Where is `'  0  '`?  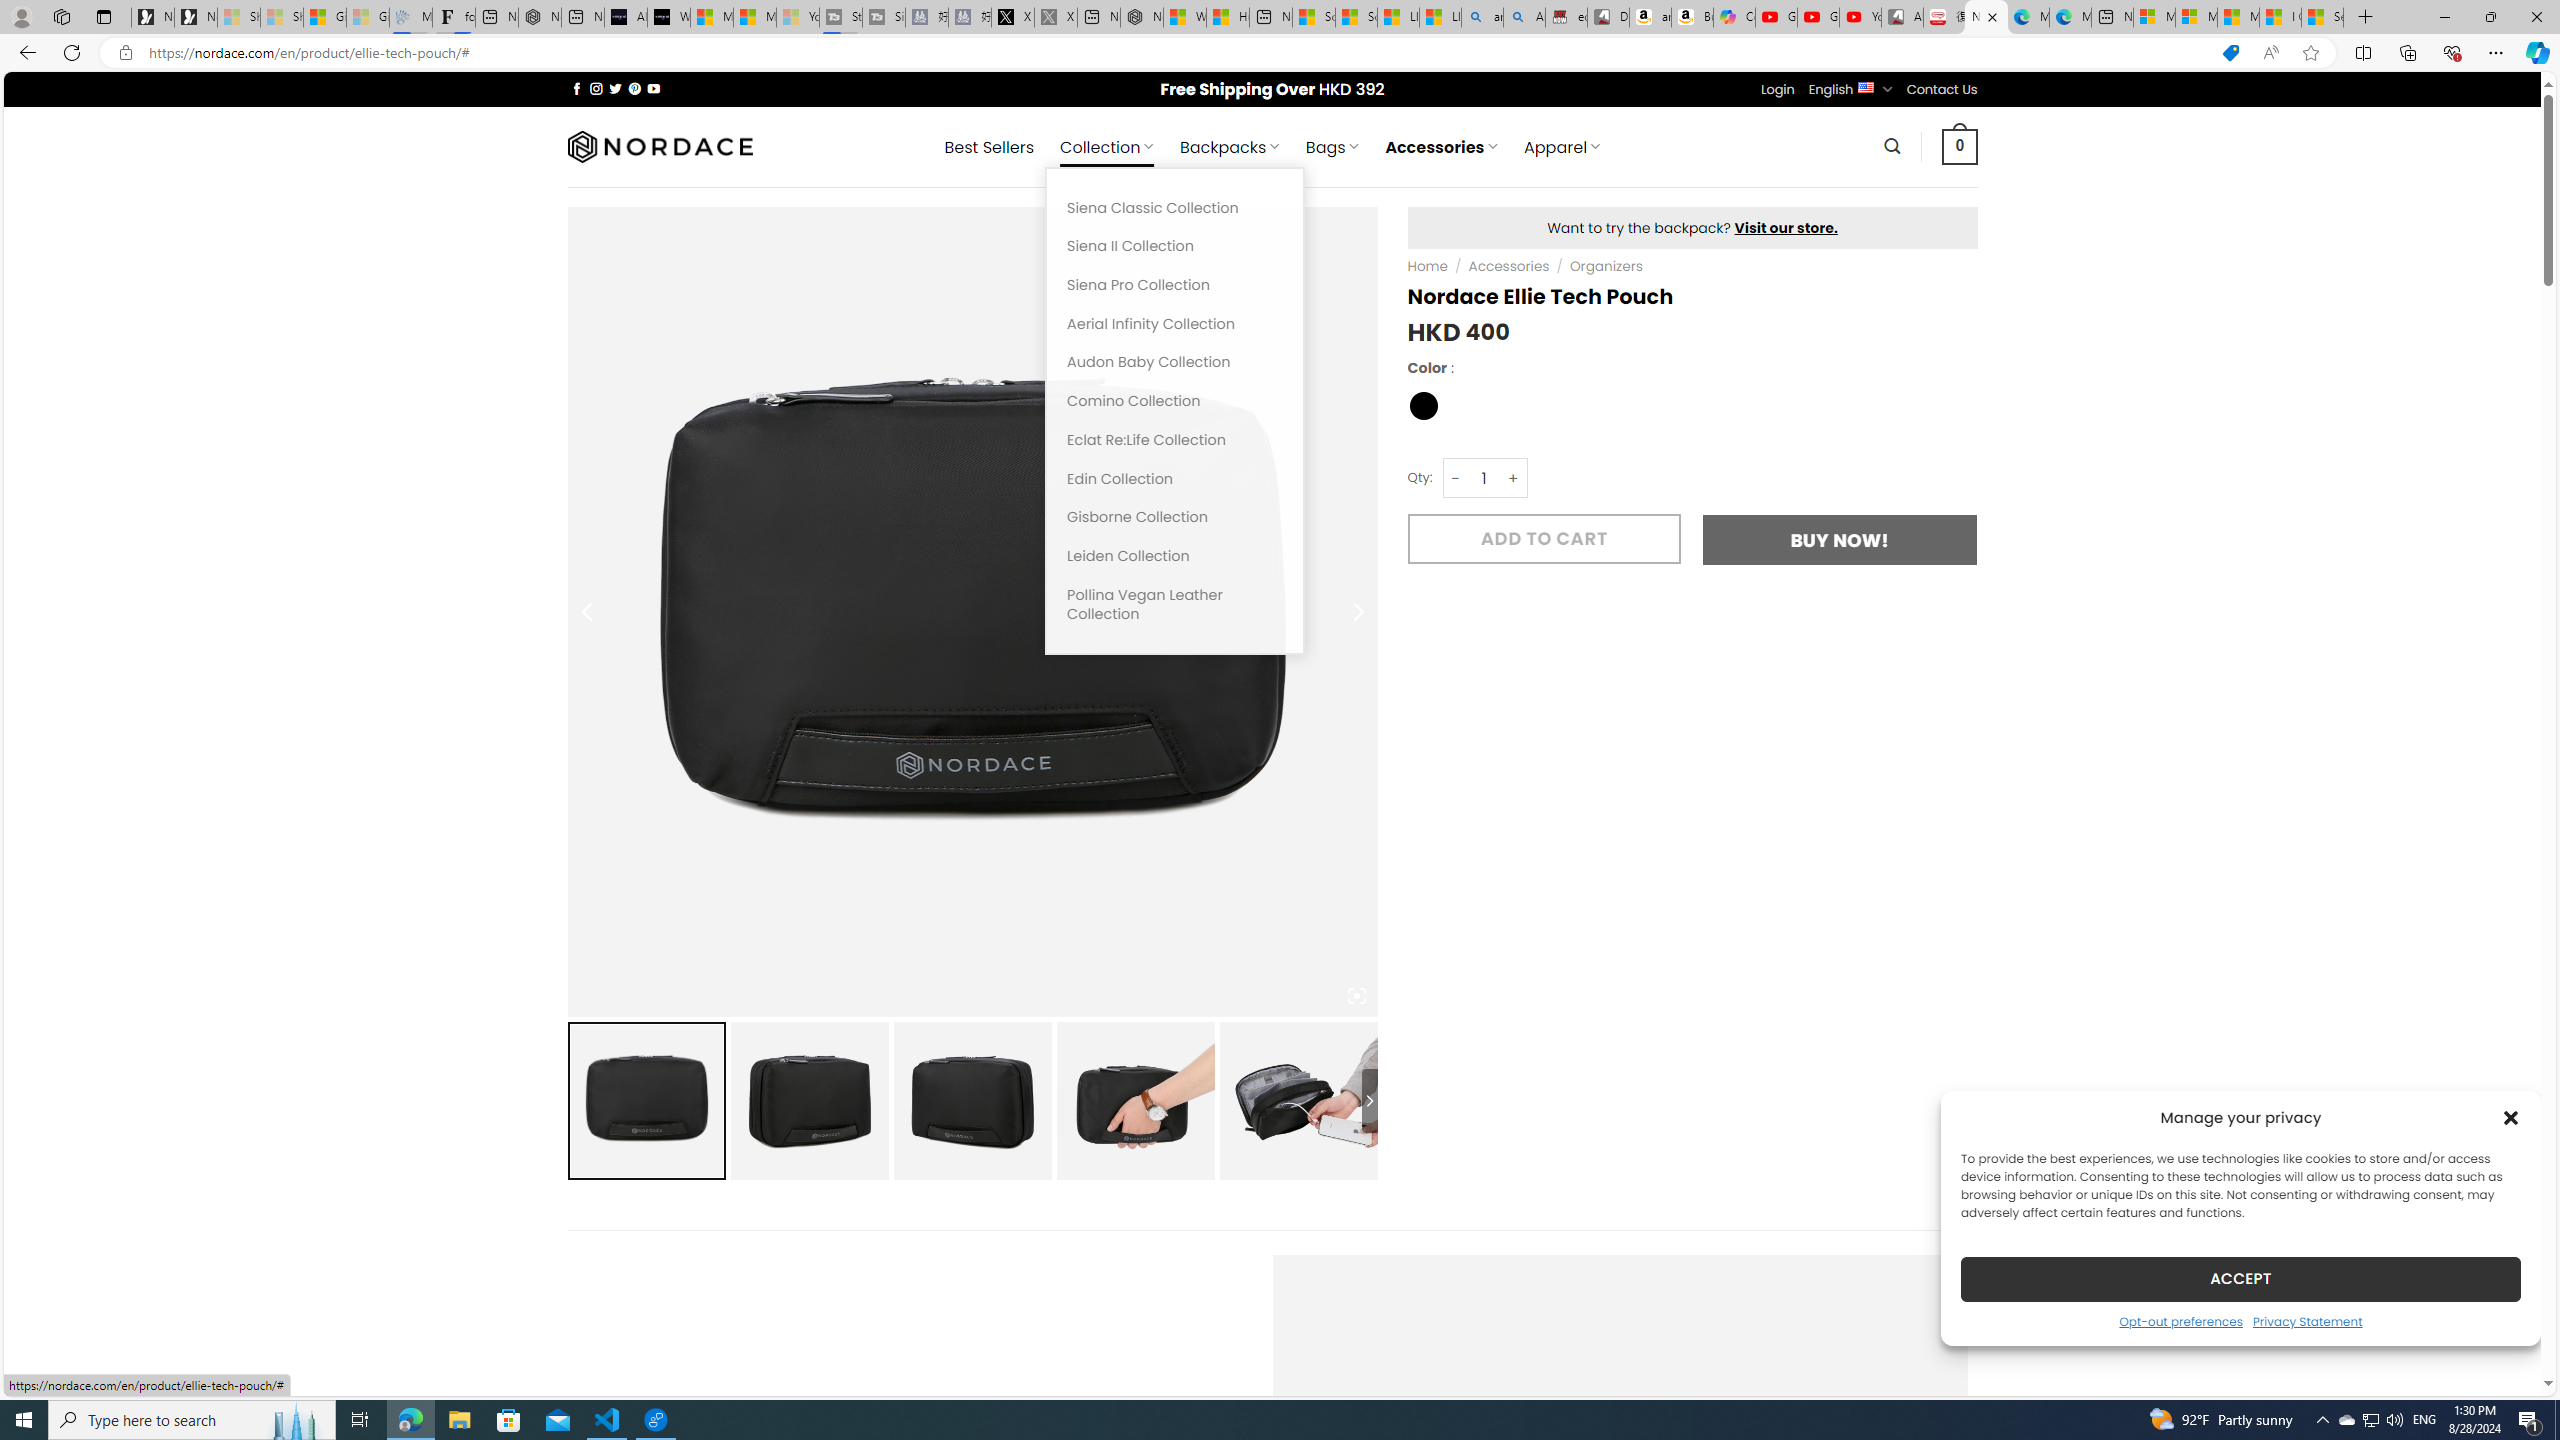
'  0  ' is located at coordinates (1960, 145).